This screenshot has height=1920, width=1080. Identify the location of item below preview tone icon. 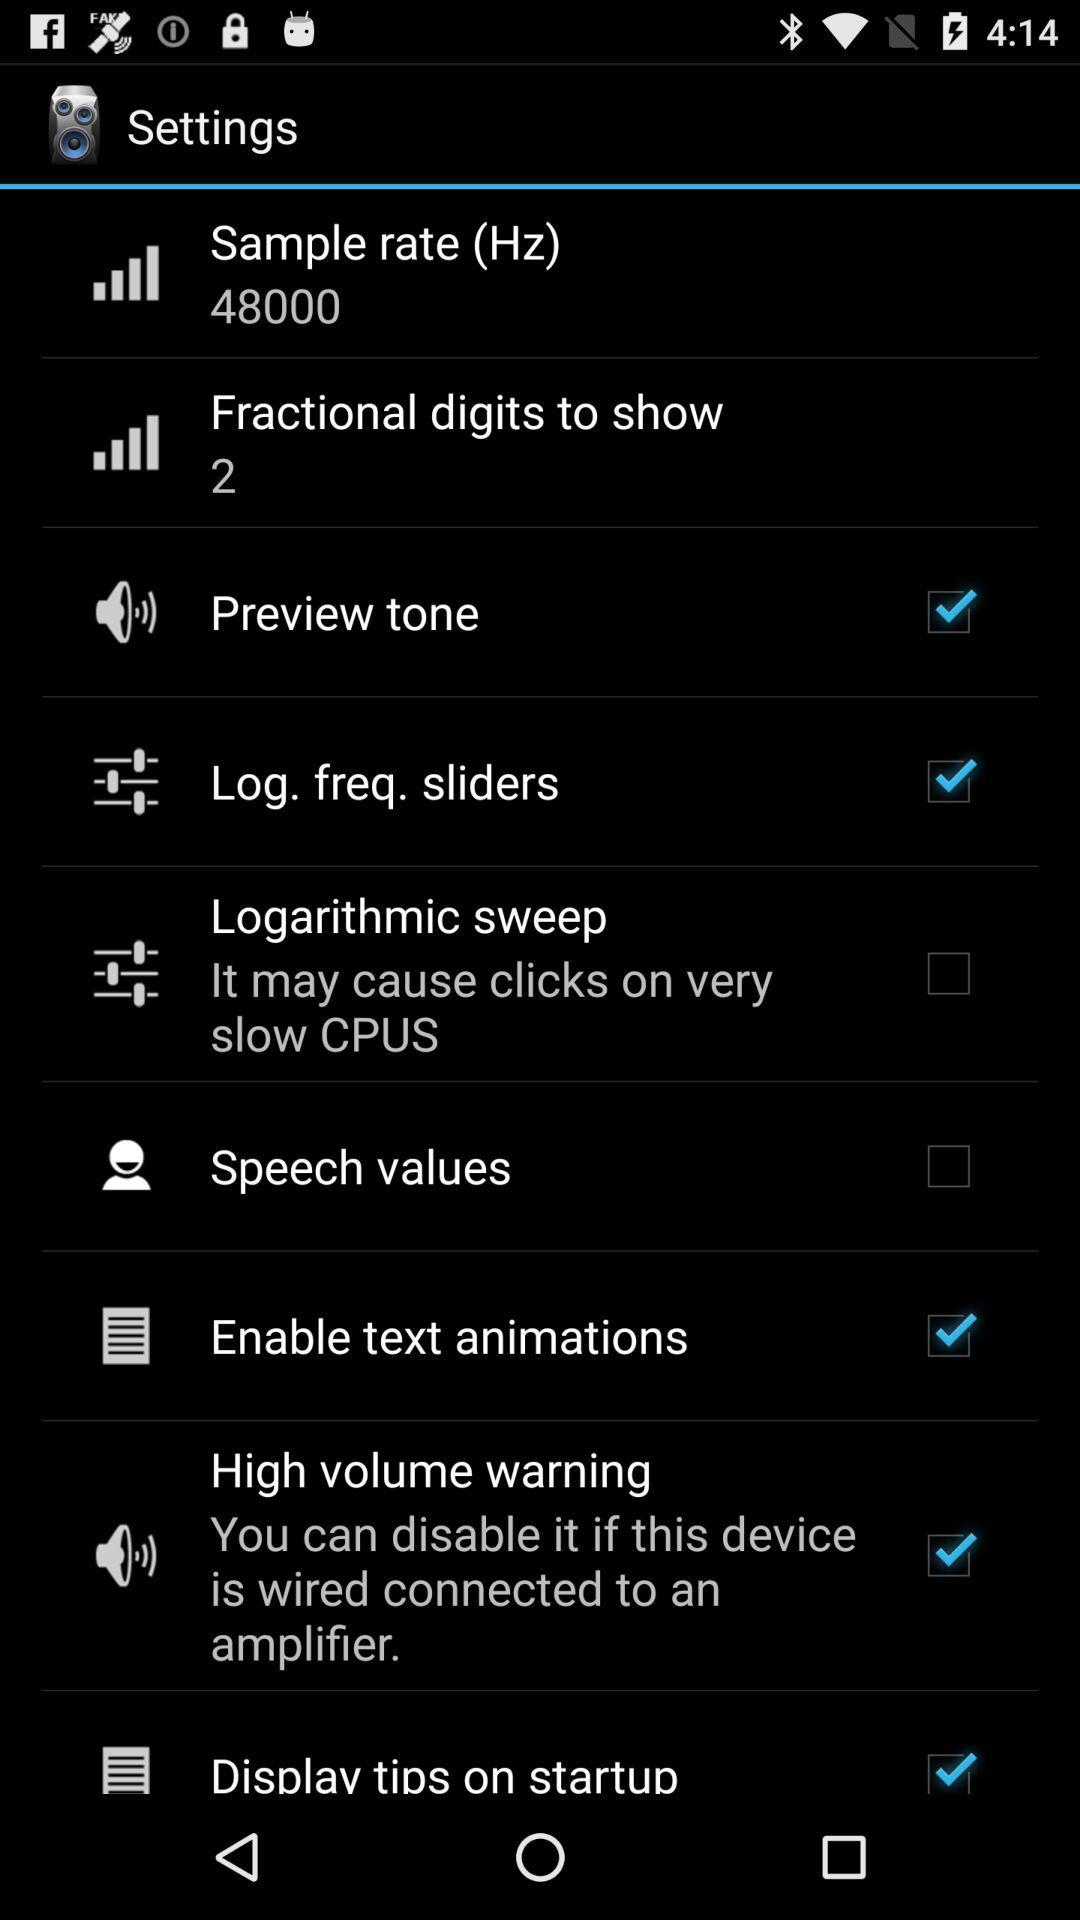
(384, 780).